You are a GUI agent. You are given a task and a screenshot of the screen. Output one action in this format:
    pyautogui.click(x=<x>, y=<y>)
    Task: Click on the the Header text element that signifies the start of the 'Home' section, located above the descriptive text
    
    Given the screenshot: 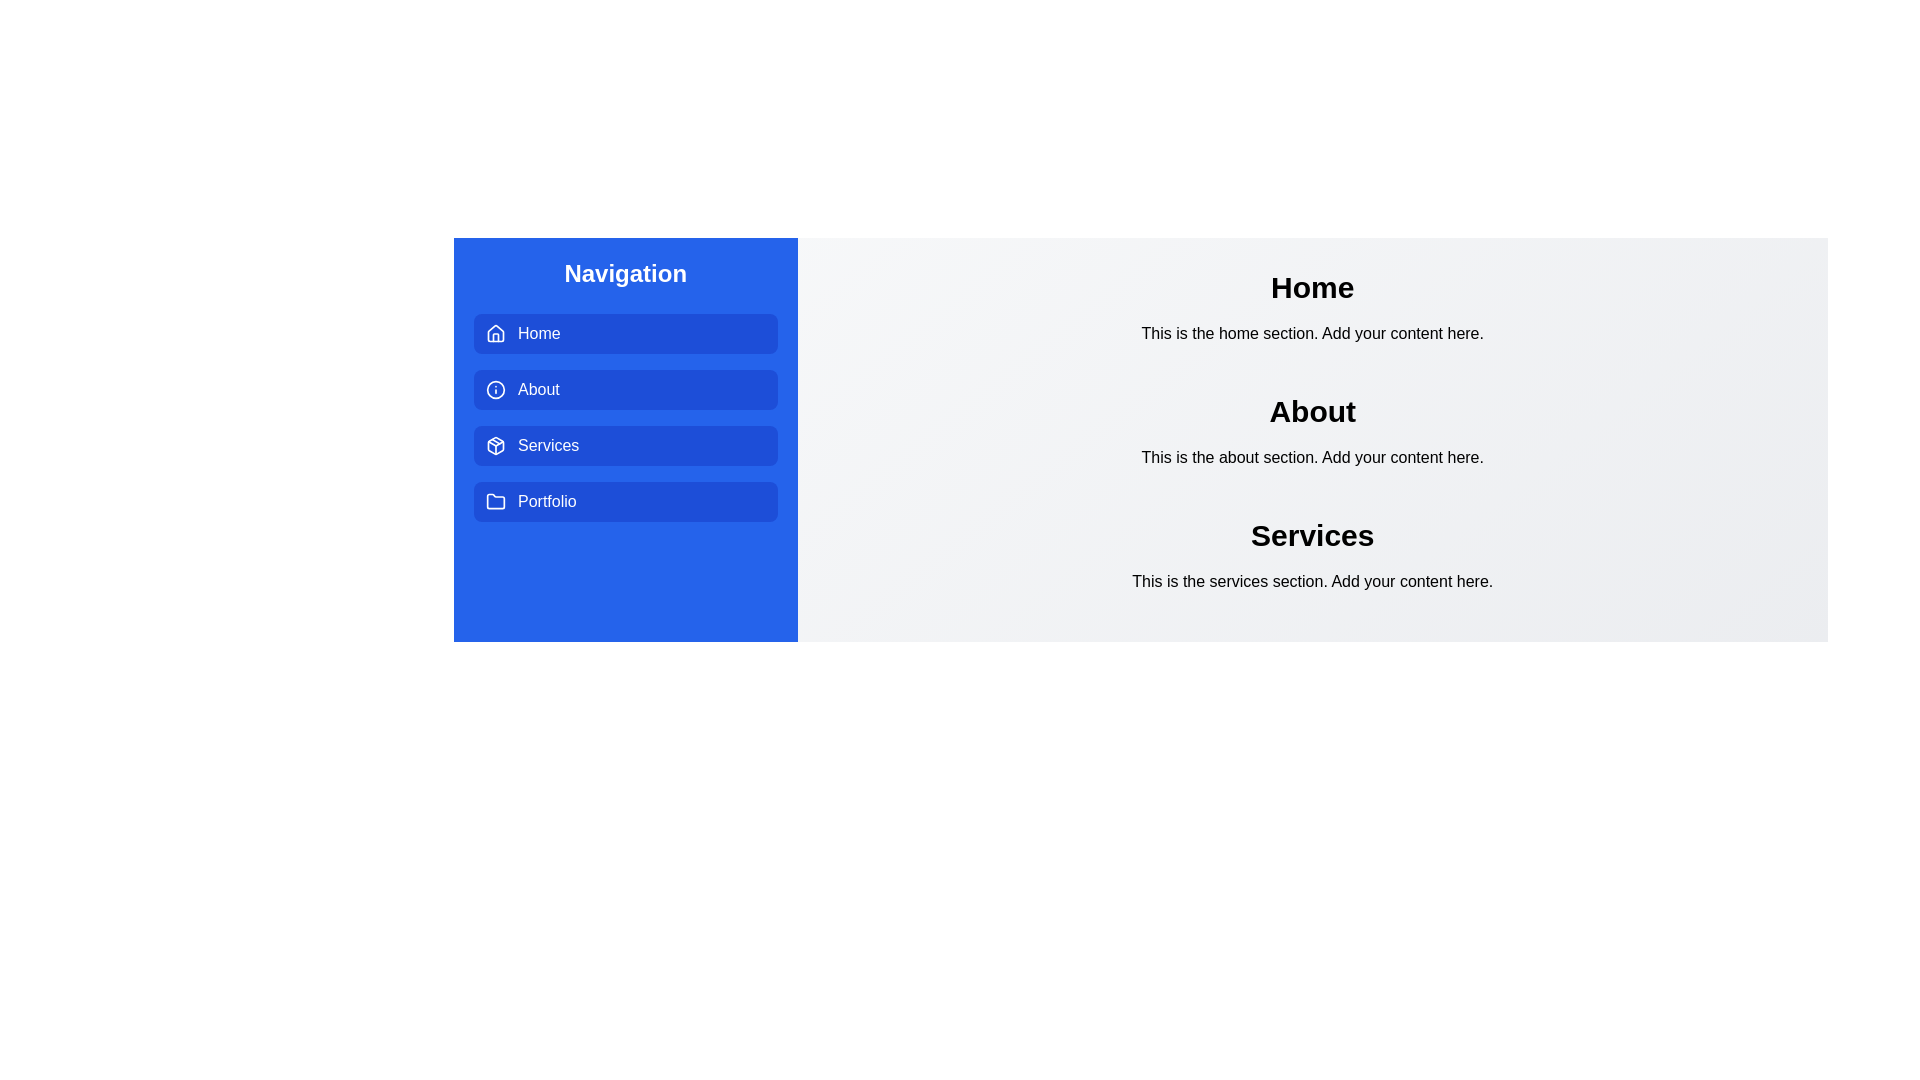 What is the action you would take?
    pyautogui.click(x=1312, y=288)
    